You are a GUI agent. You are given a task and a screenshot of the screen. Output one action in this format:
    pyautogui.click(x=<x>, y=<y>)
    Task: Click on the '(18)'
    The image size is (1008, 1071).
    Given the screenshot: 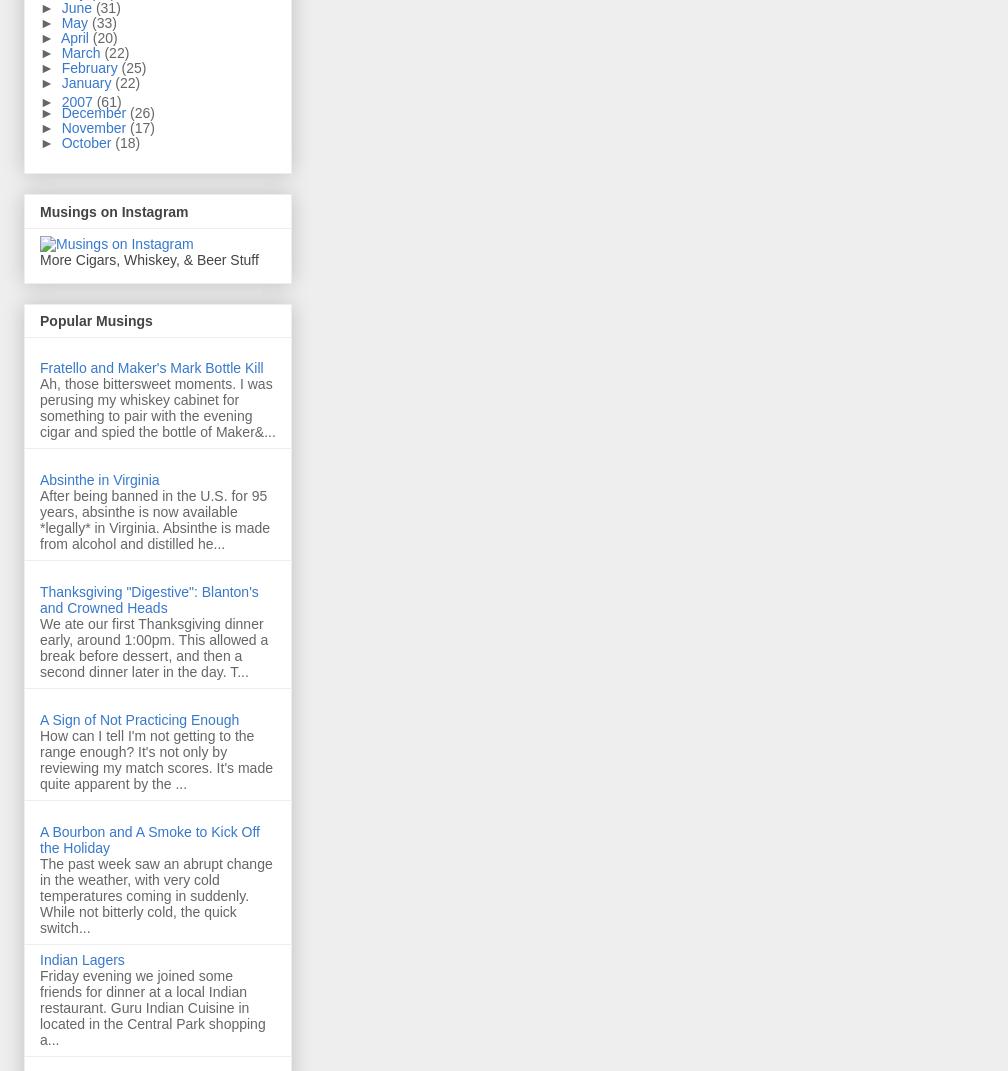 What is the action you would take?
    pyautogui.click(x=115, y=142)
    